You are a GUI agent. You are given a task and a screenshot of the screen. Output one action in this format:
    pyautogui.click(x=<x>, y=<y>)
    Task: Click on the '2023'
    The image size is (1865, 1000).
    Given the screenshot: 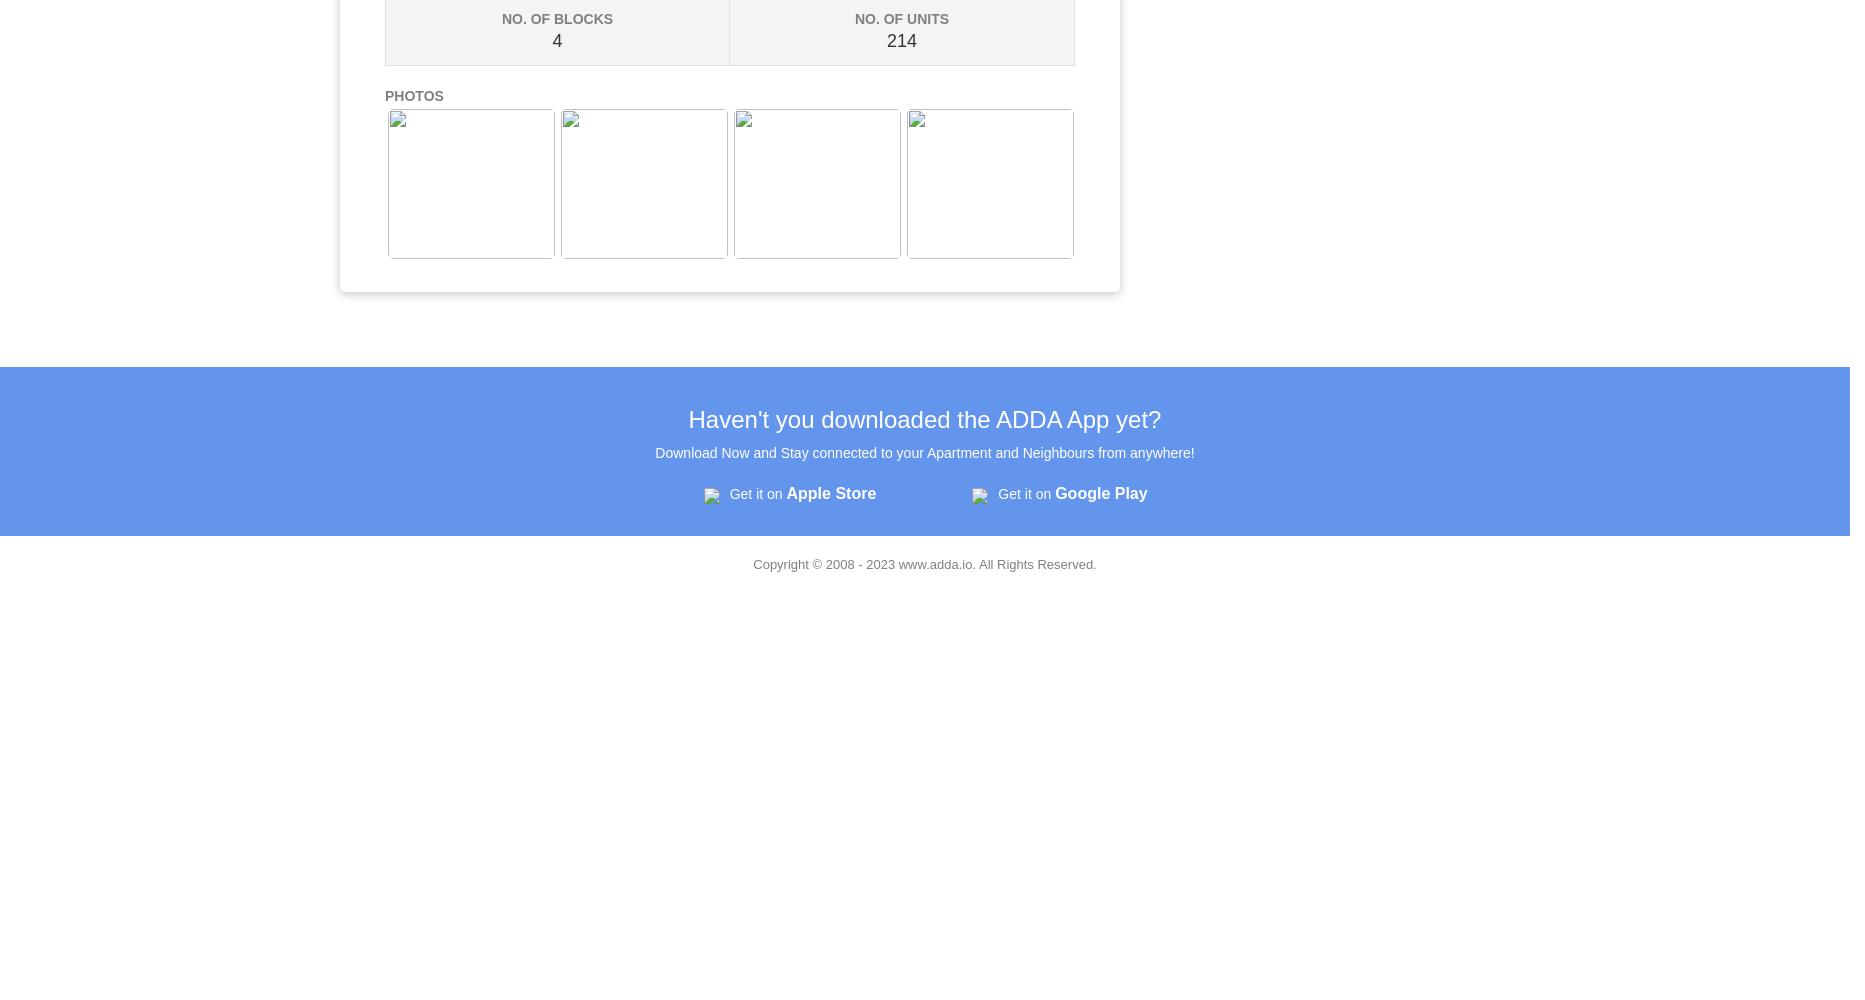 What is the action you would take?
    pyautogui.click(x=881, y=563)
    